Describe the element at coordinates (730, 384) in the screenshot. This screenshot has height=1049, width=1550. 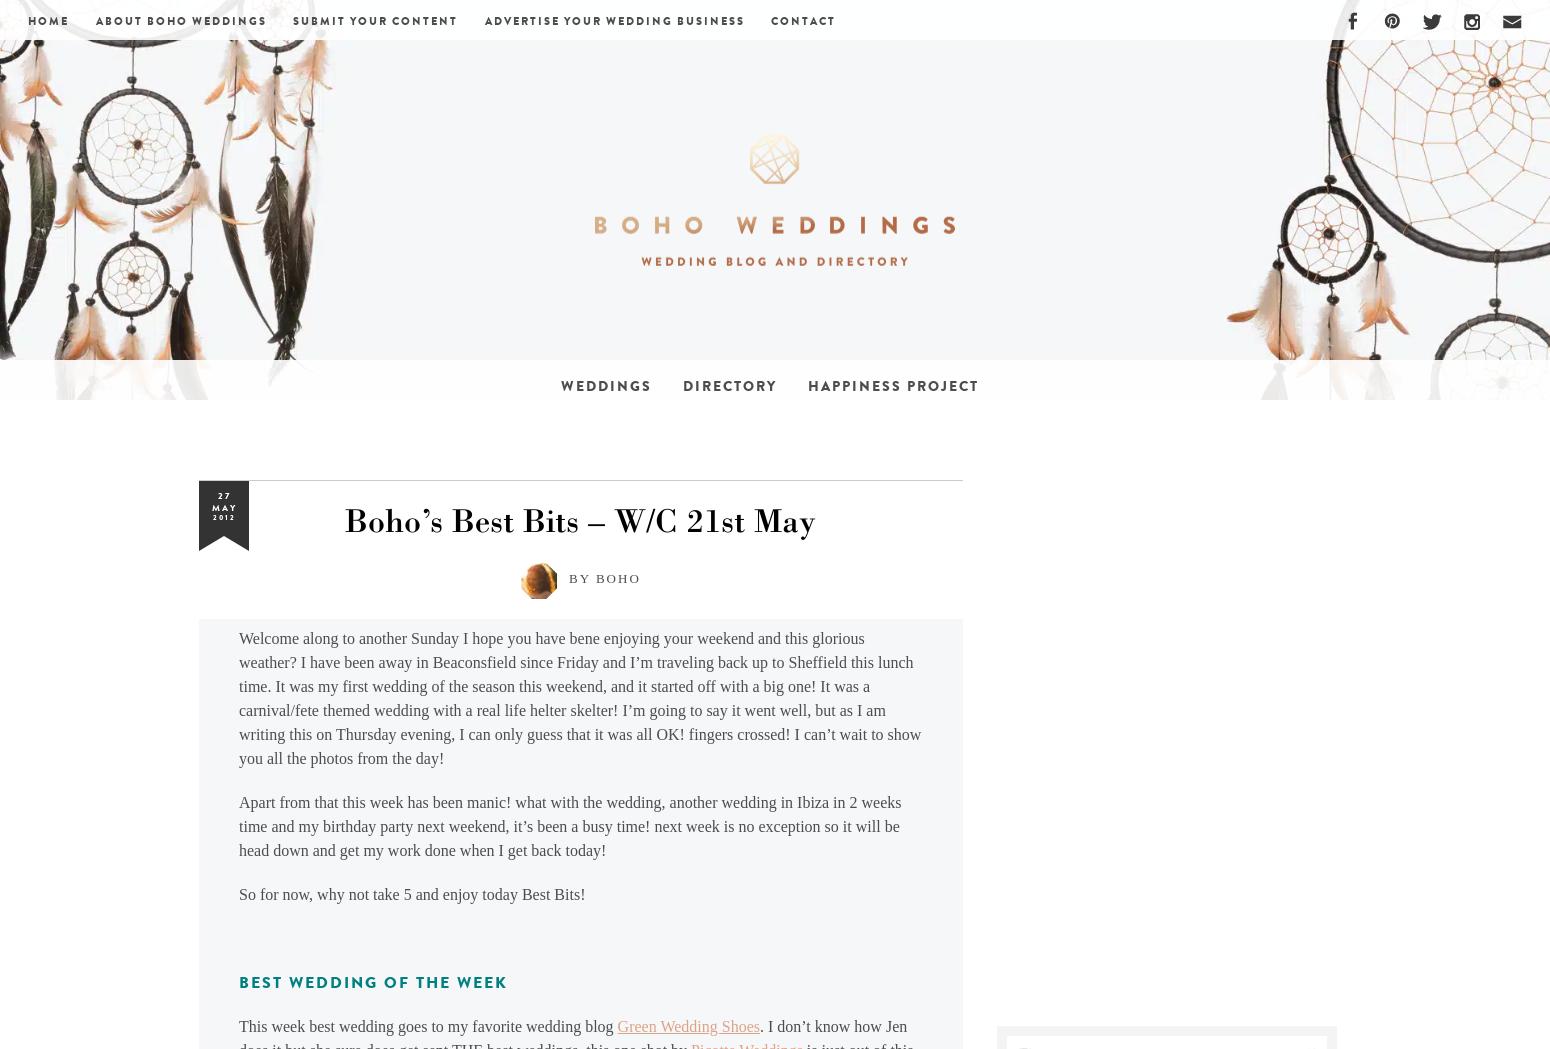
I see `'Directory'` at that location.